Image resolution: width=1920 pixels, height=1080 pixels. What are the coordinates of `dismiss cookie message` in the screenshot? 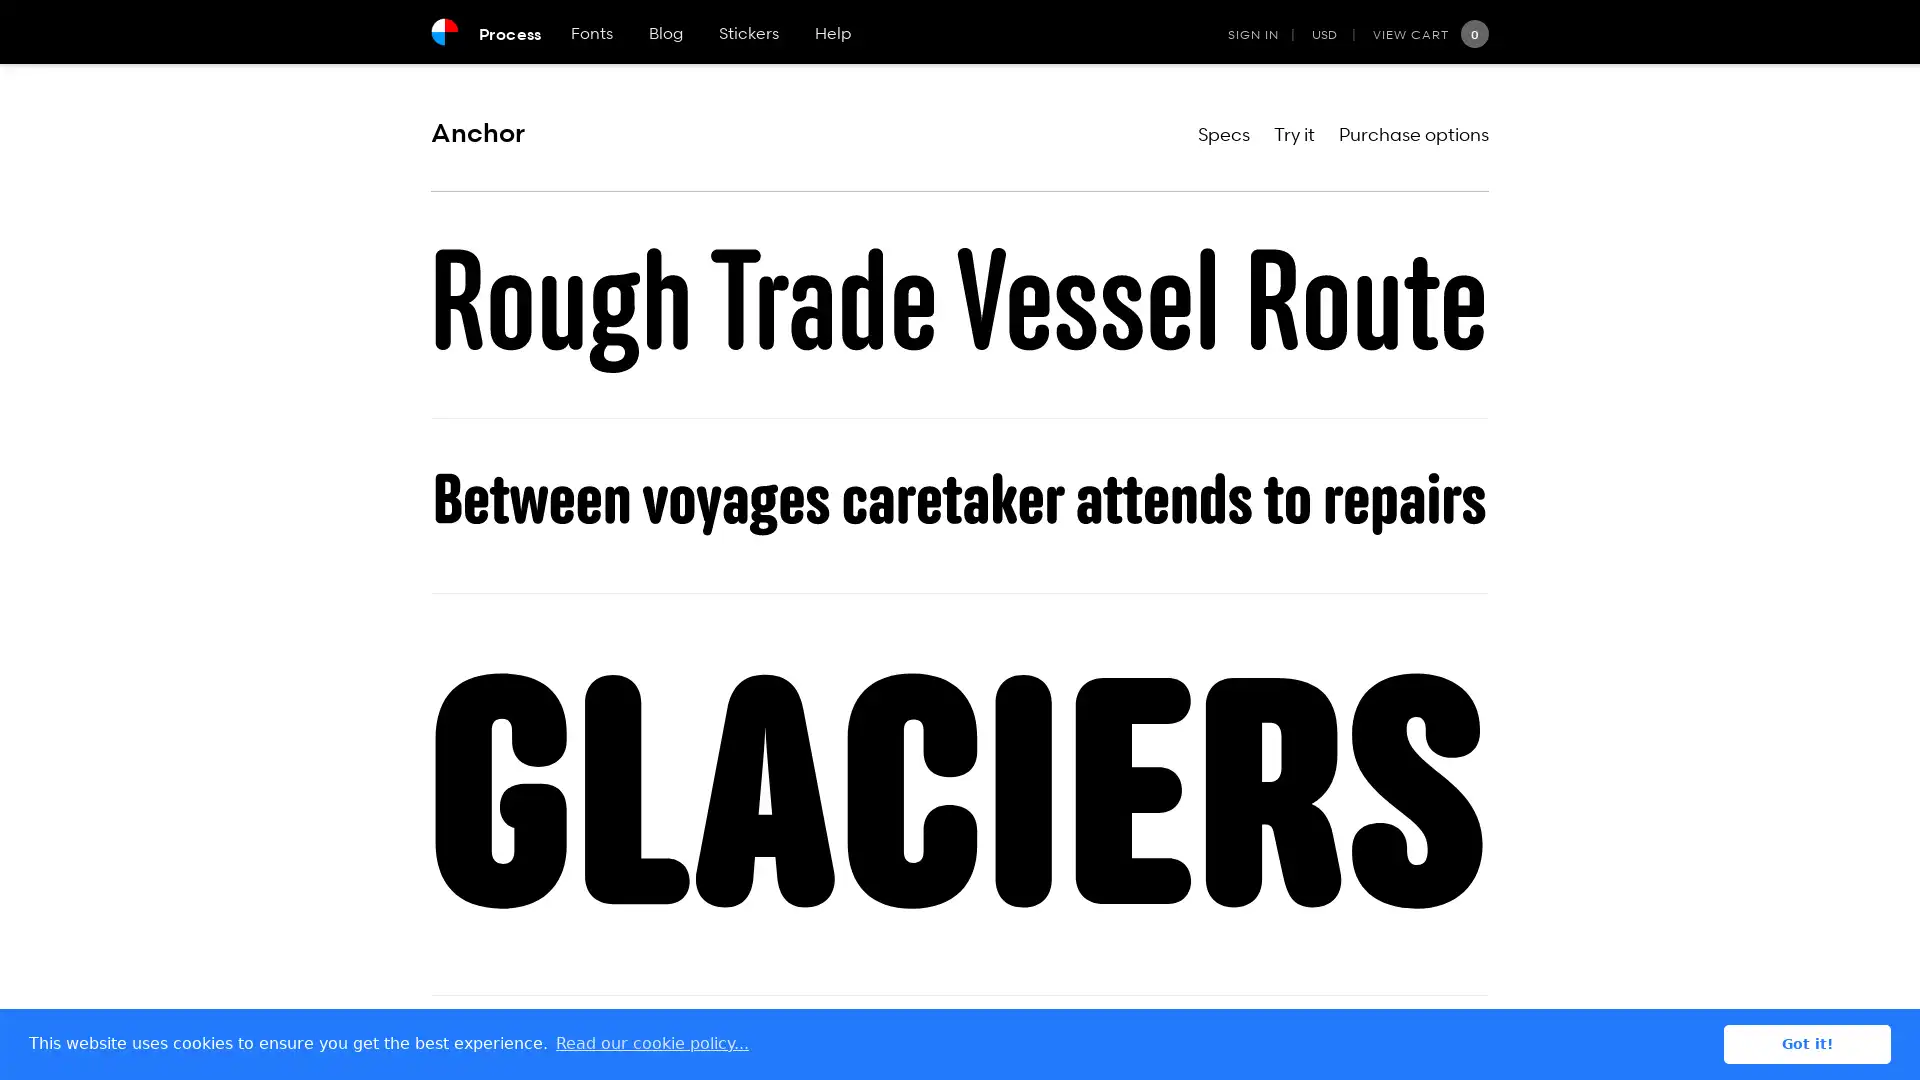 It's located at (1807, 1043).